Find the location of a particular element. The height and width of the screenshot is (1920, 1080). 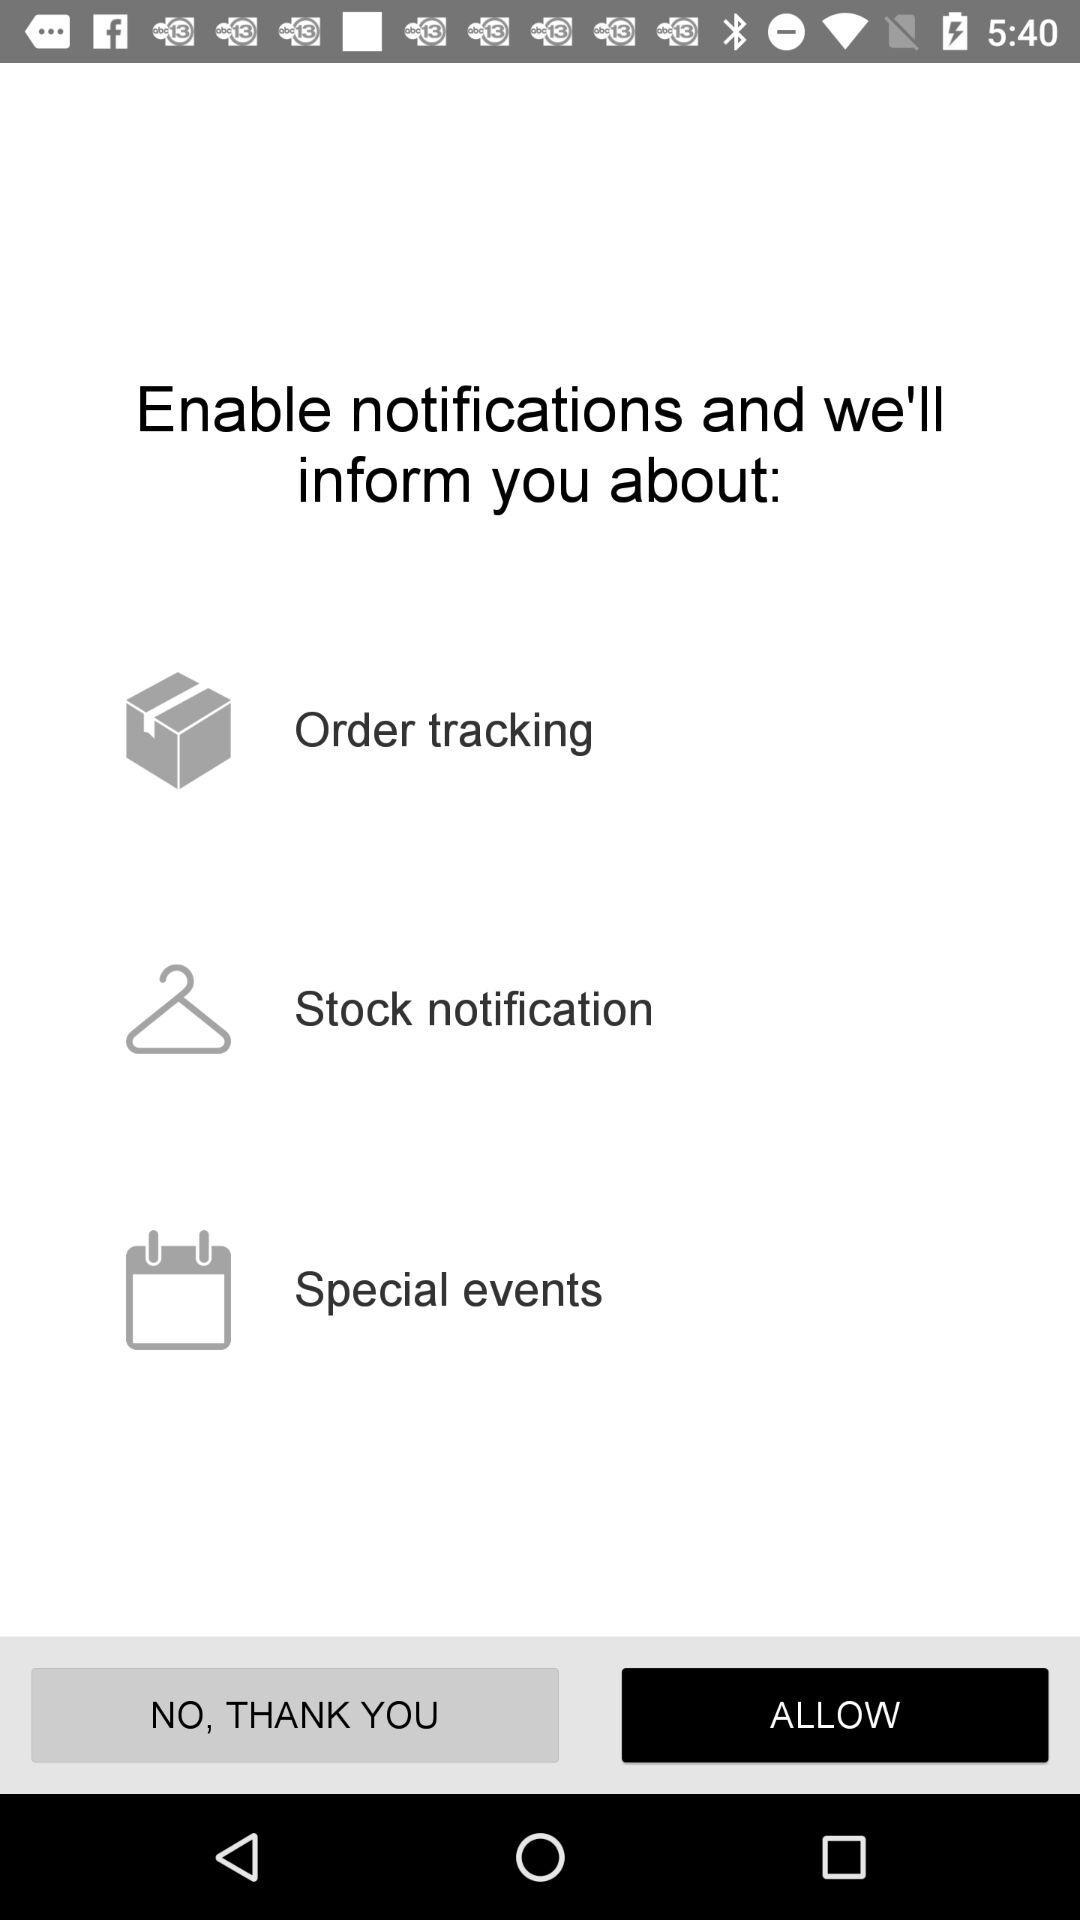

icon next to no, thank you item is located at coordinates (835, 1714).